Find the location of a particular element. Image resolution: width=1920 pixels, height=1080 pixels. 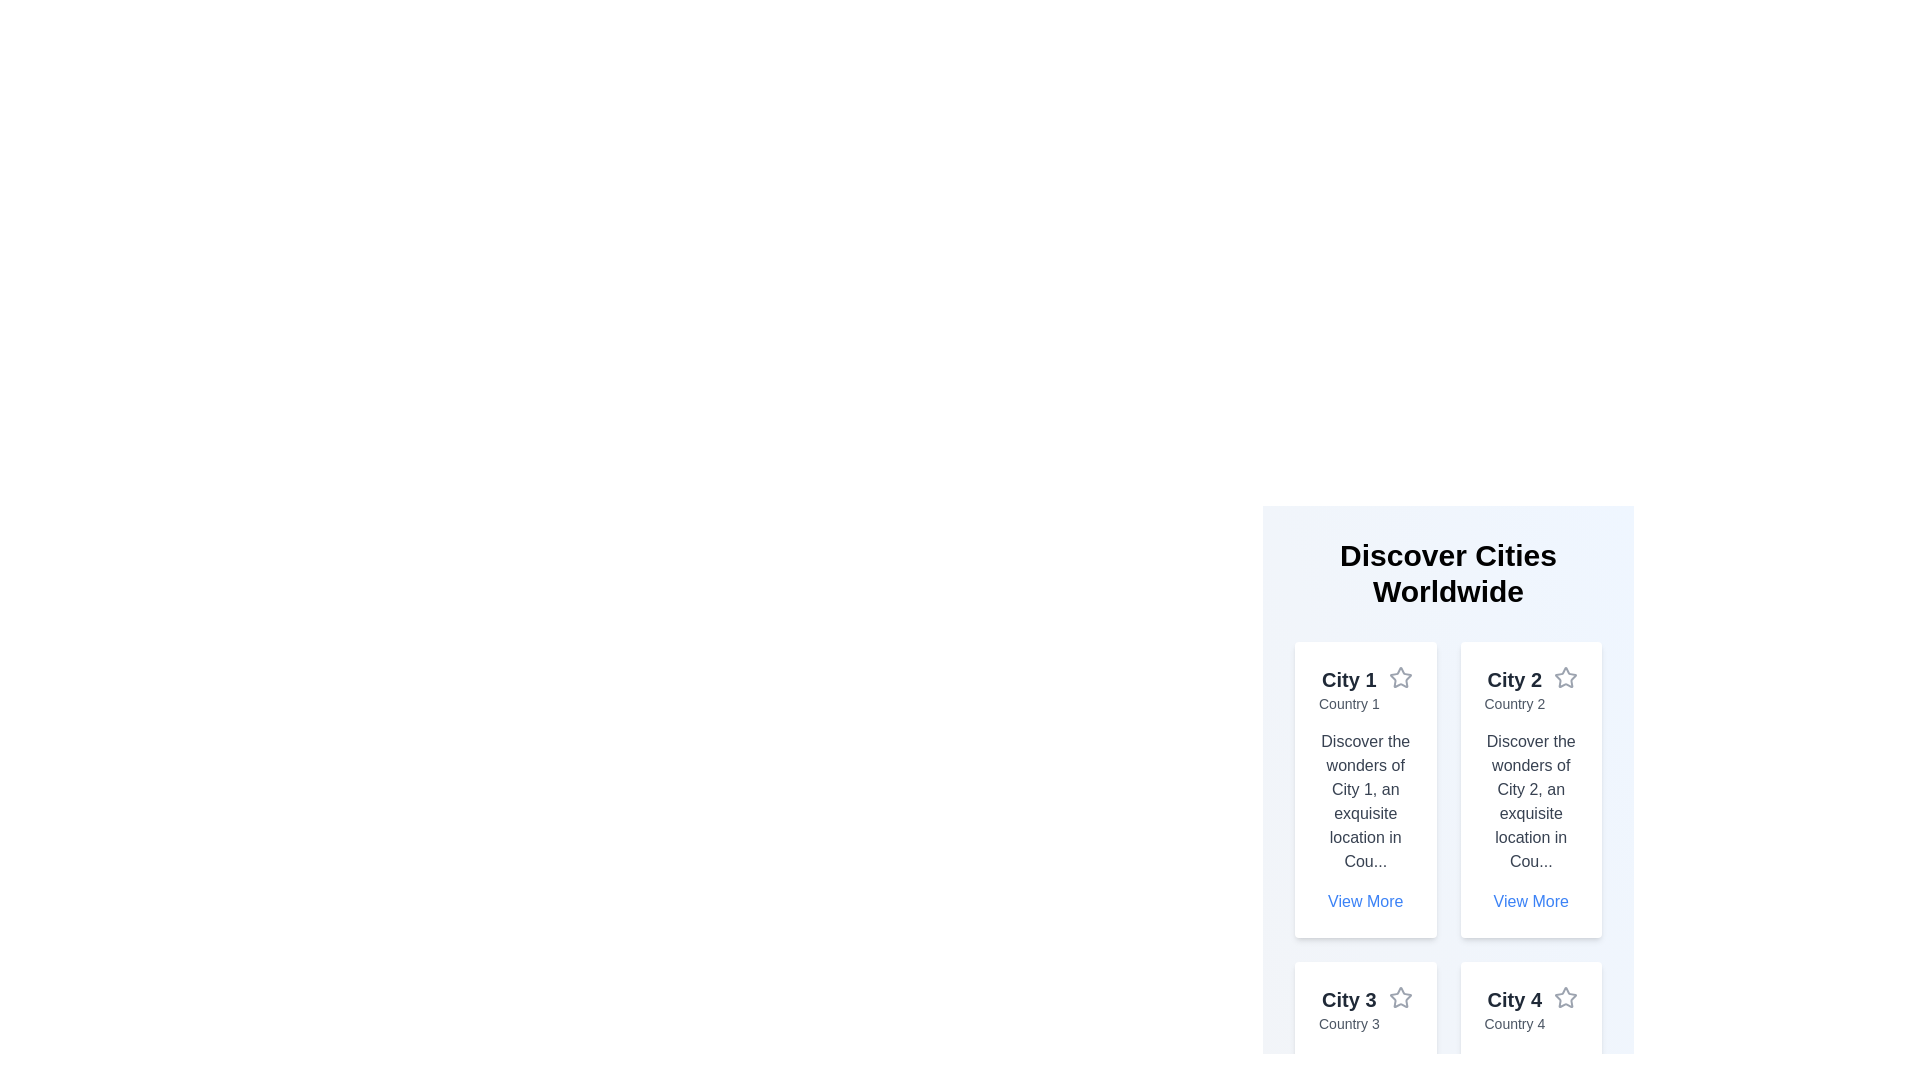

the star-shaped rating icon located at the top-right corner of the 'City 3' card is located at coordinates (1399, 997).